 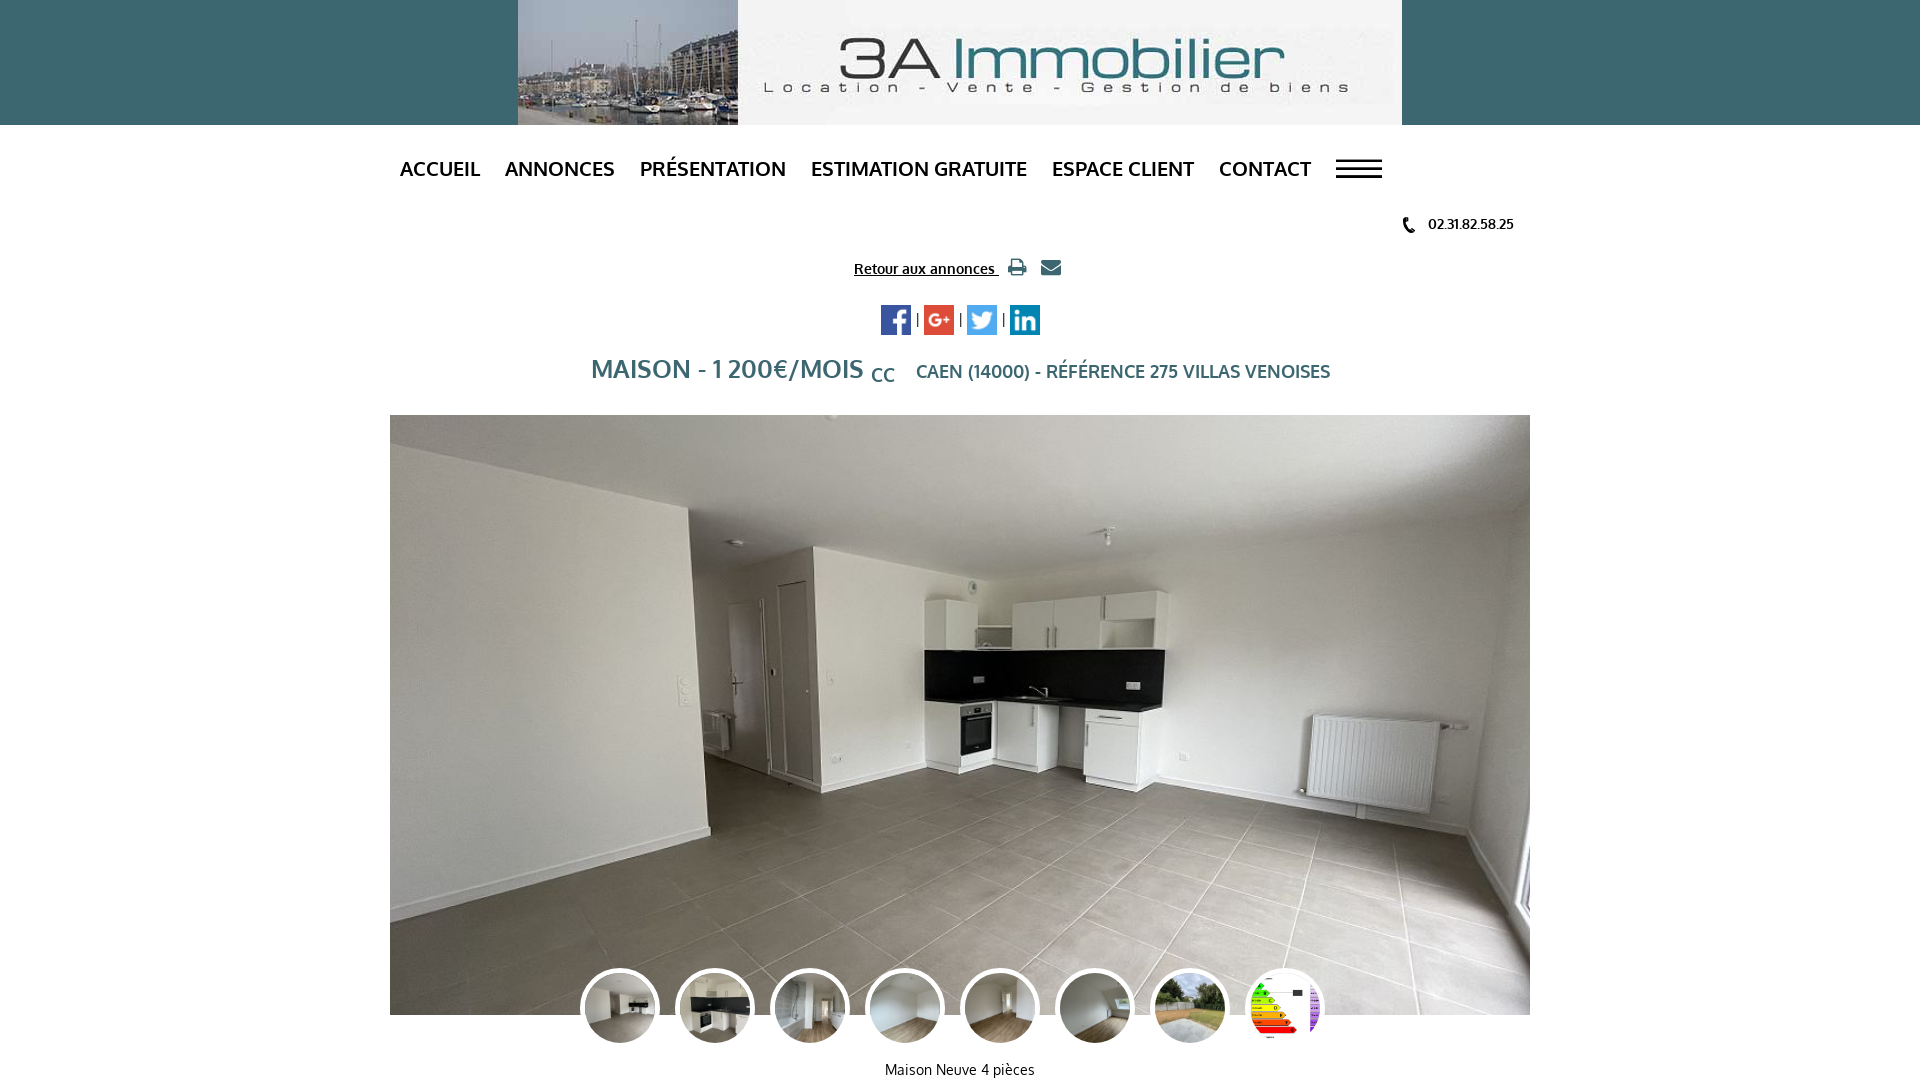 I want to click on 'ACCUEIL', so click(x=439, y=167).